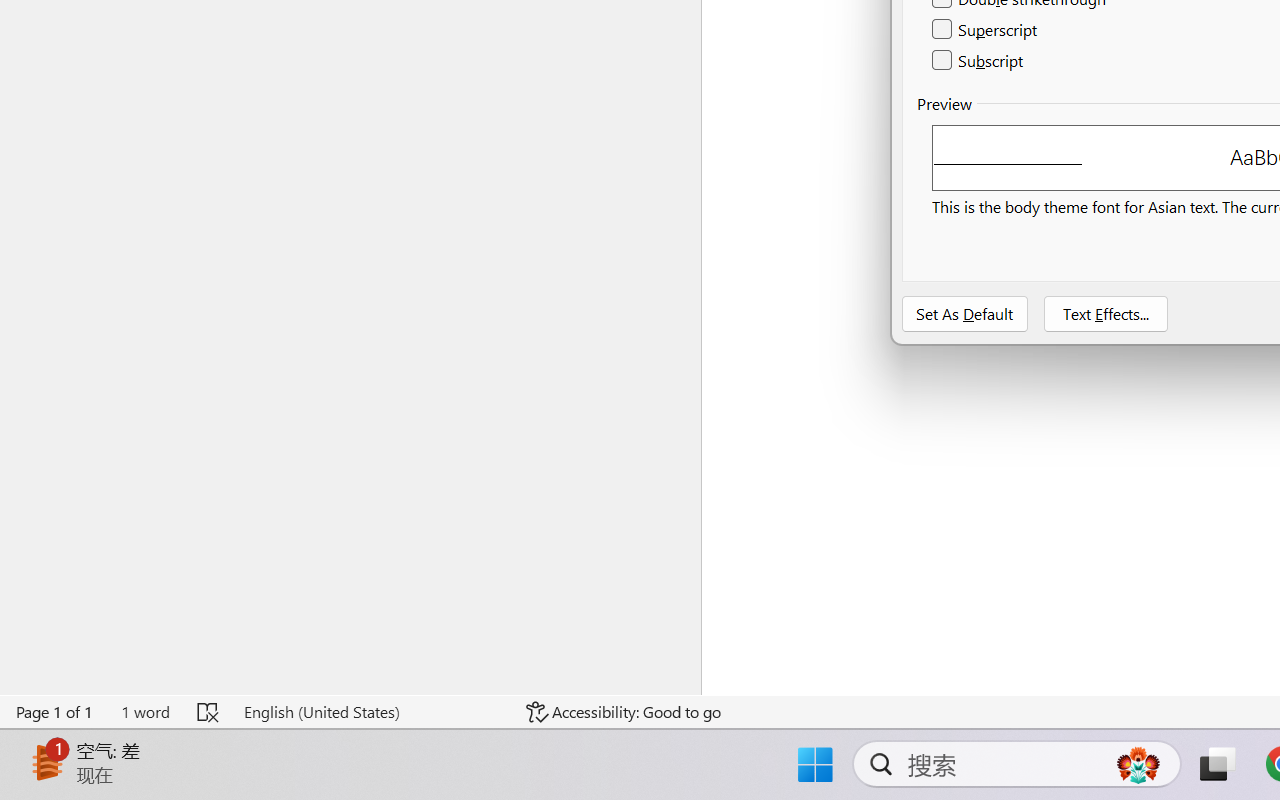 This screenshot has height=800, width=1280. I want to click on 'Text Effects...', so click(1104, 313).